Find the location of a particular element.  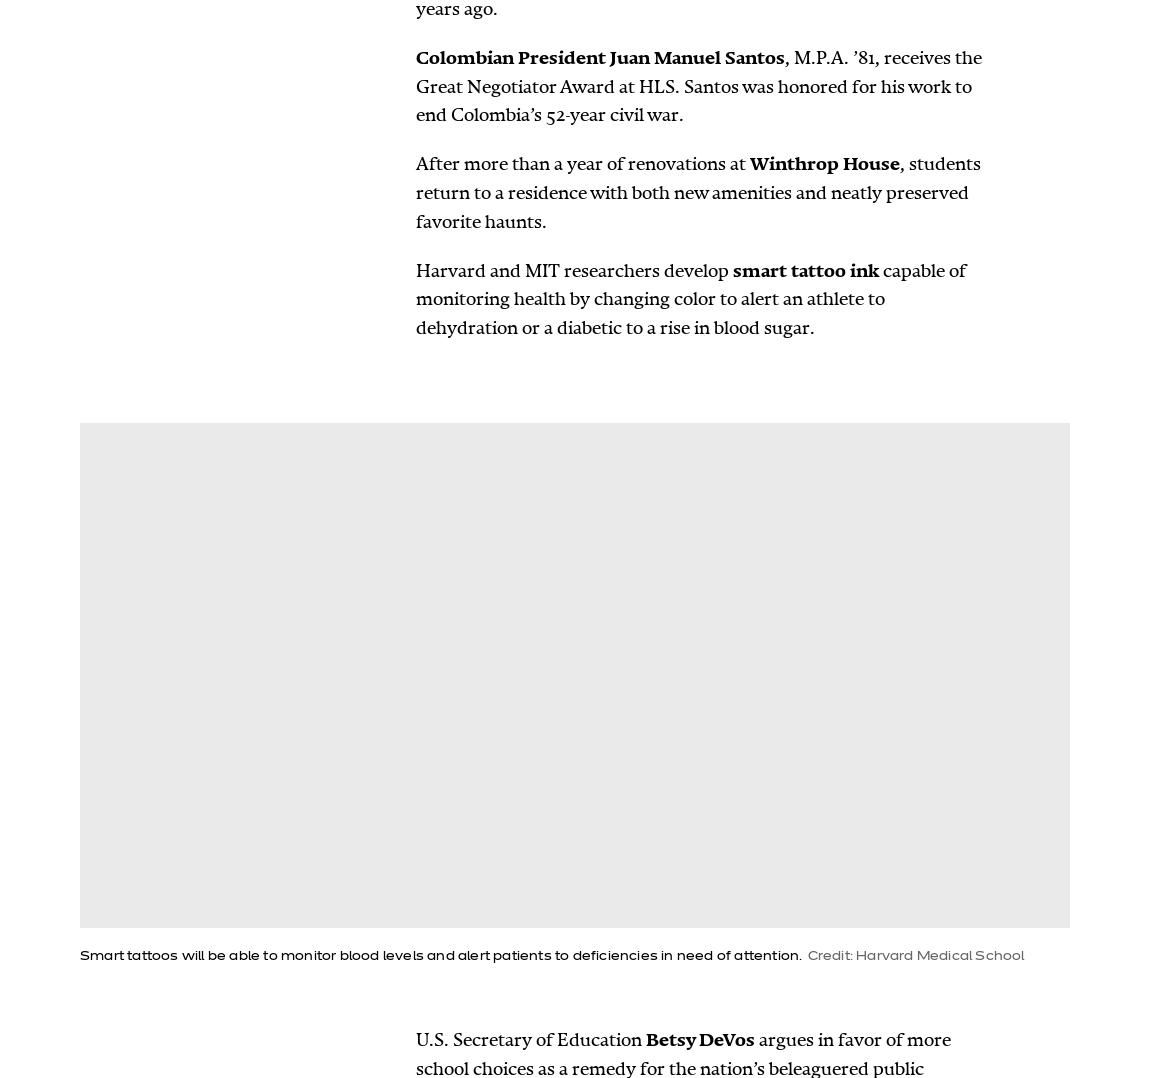

'Smart tattoos will be able to monitor blood levels and alert patients to deficiencies in need of attention.' is located at coordinates (79, 956).